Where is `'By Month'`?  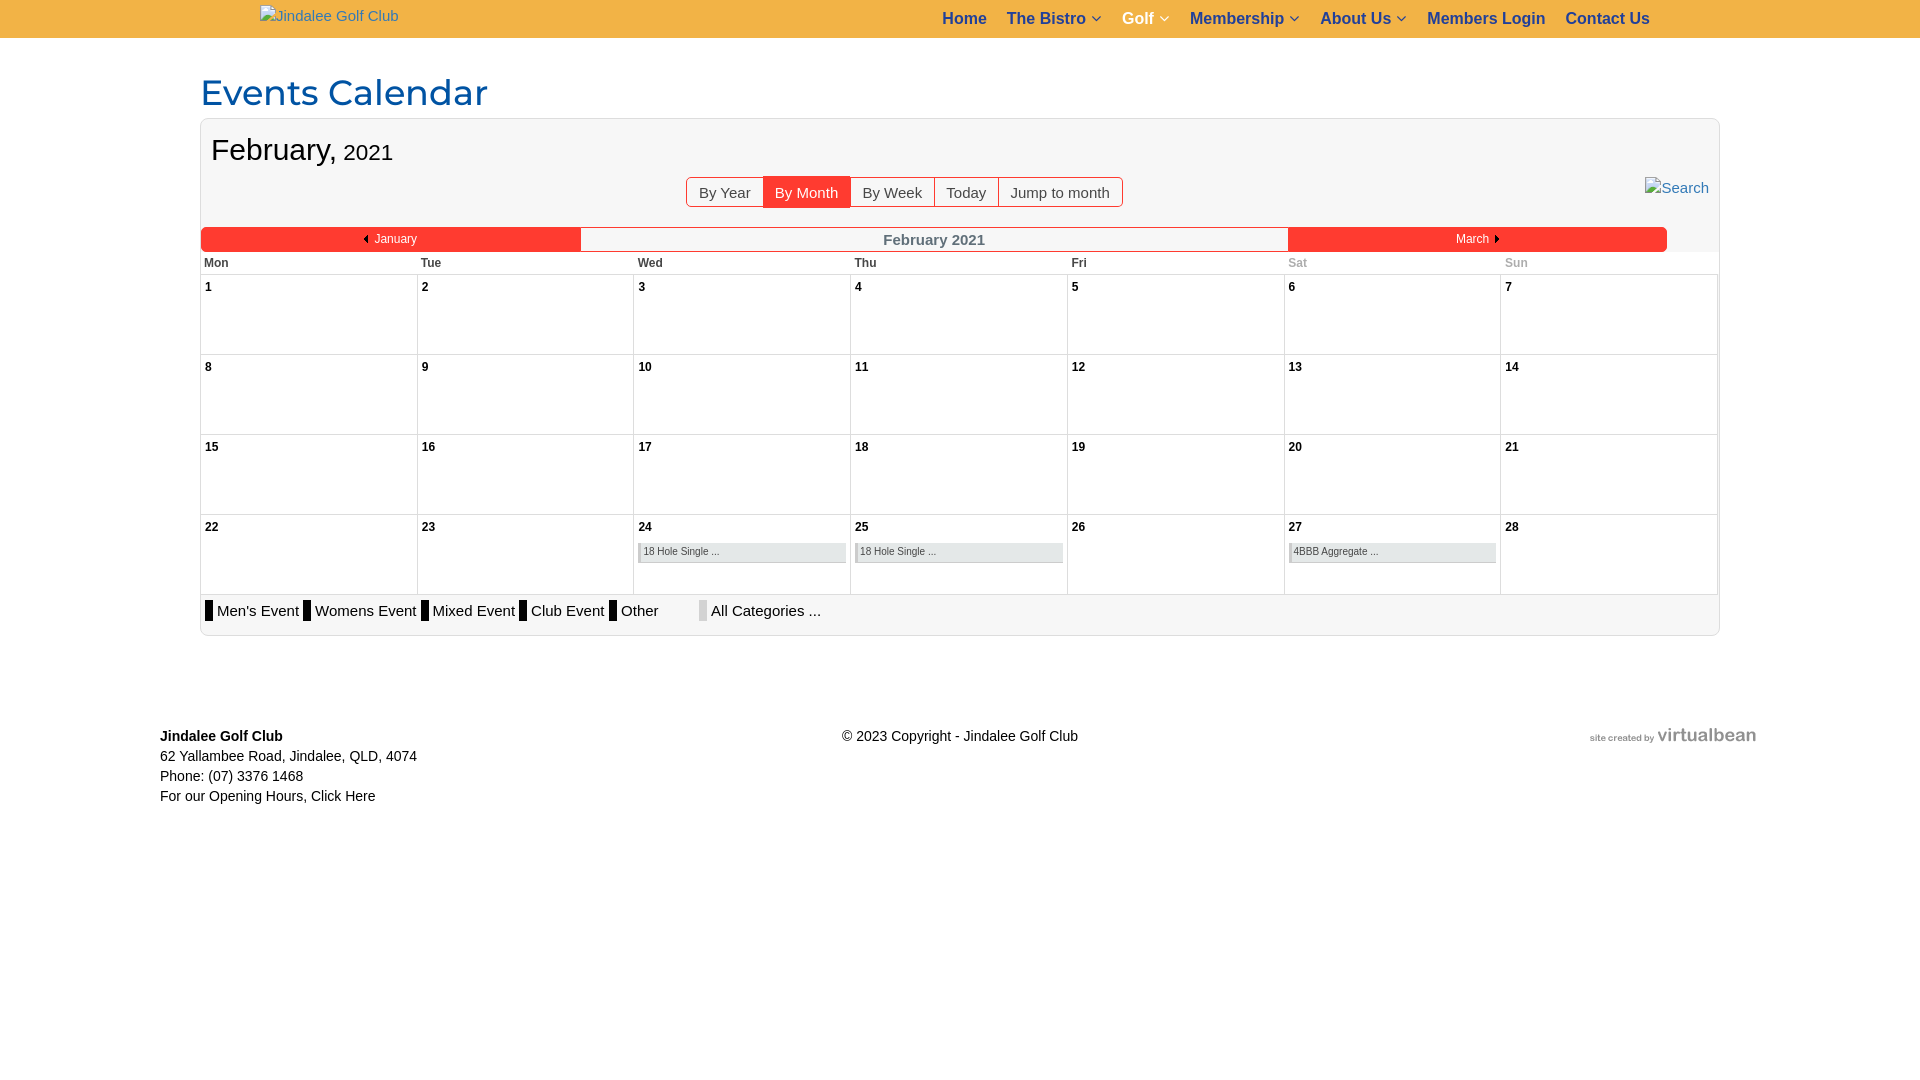 'By Month' is located at coordinates (806, 192).